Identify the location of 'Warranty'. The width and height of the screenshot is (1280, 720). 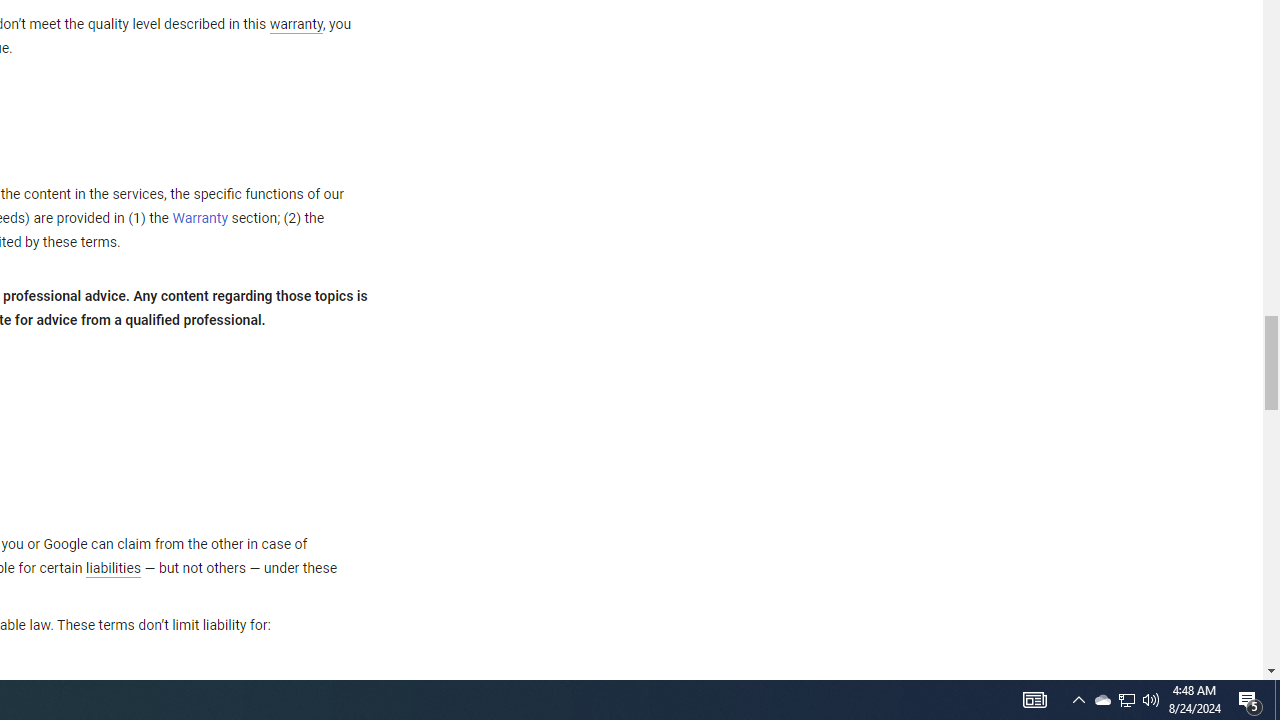
(200, 219).